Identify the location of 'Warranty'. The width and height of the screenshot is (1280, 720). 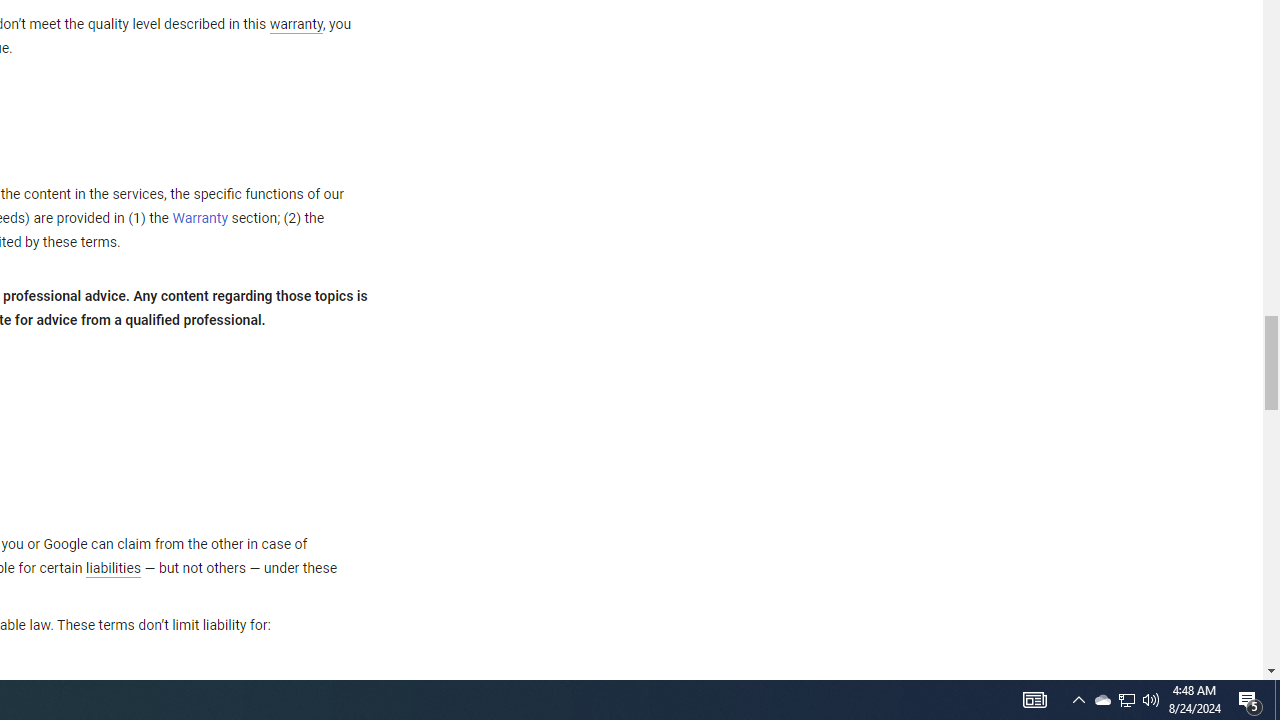
(200, 219).